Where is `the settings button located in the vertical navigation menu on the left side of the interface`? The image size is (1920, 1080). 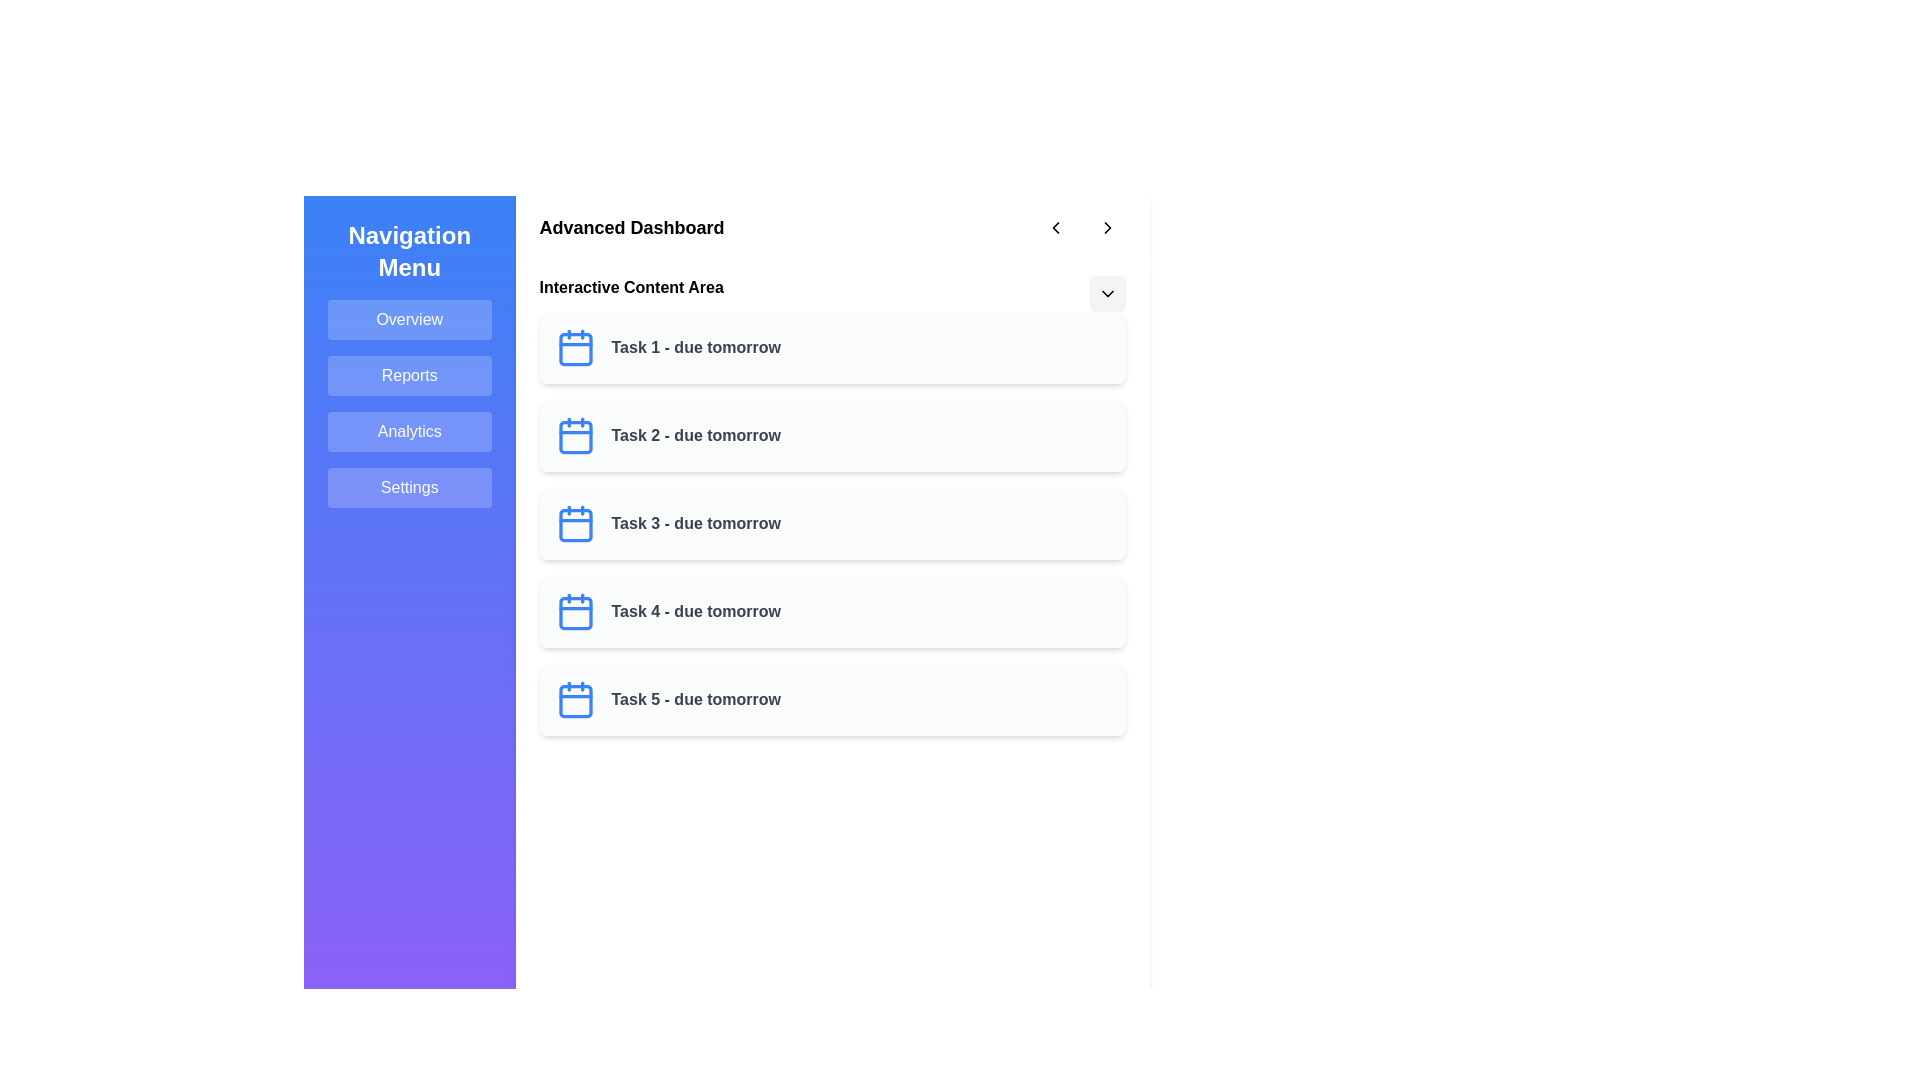 the settings button located in the vertical navigation menu on the left side of the interface is located at coordinates (408, 488).